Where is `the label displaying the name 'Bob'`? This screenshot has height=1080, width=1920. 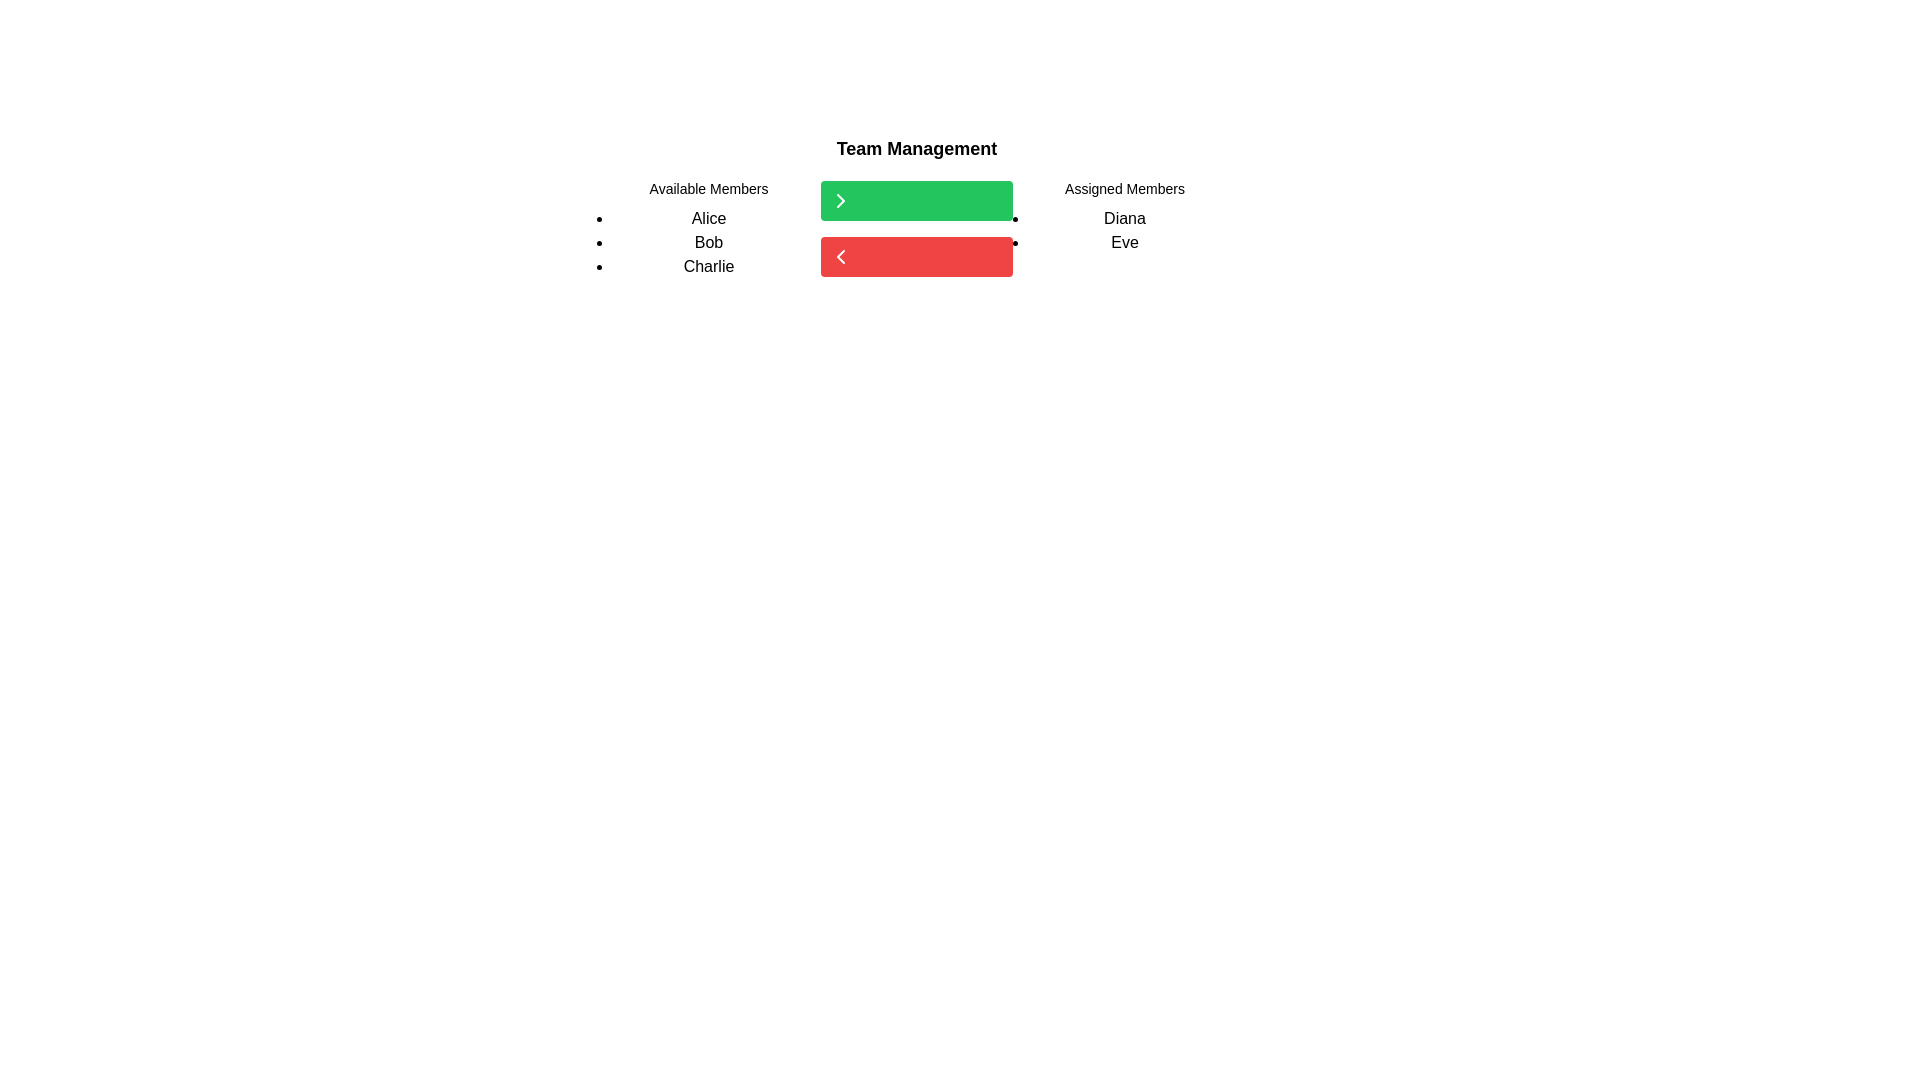 the label displaying the name 'Bob' is located at coordinates (709, 242).